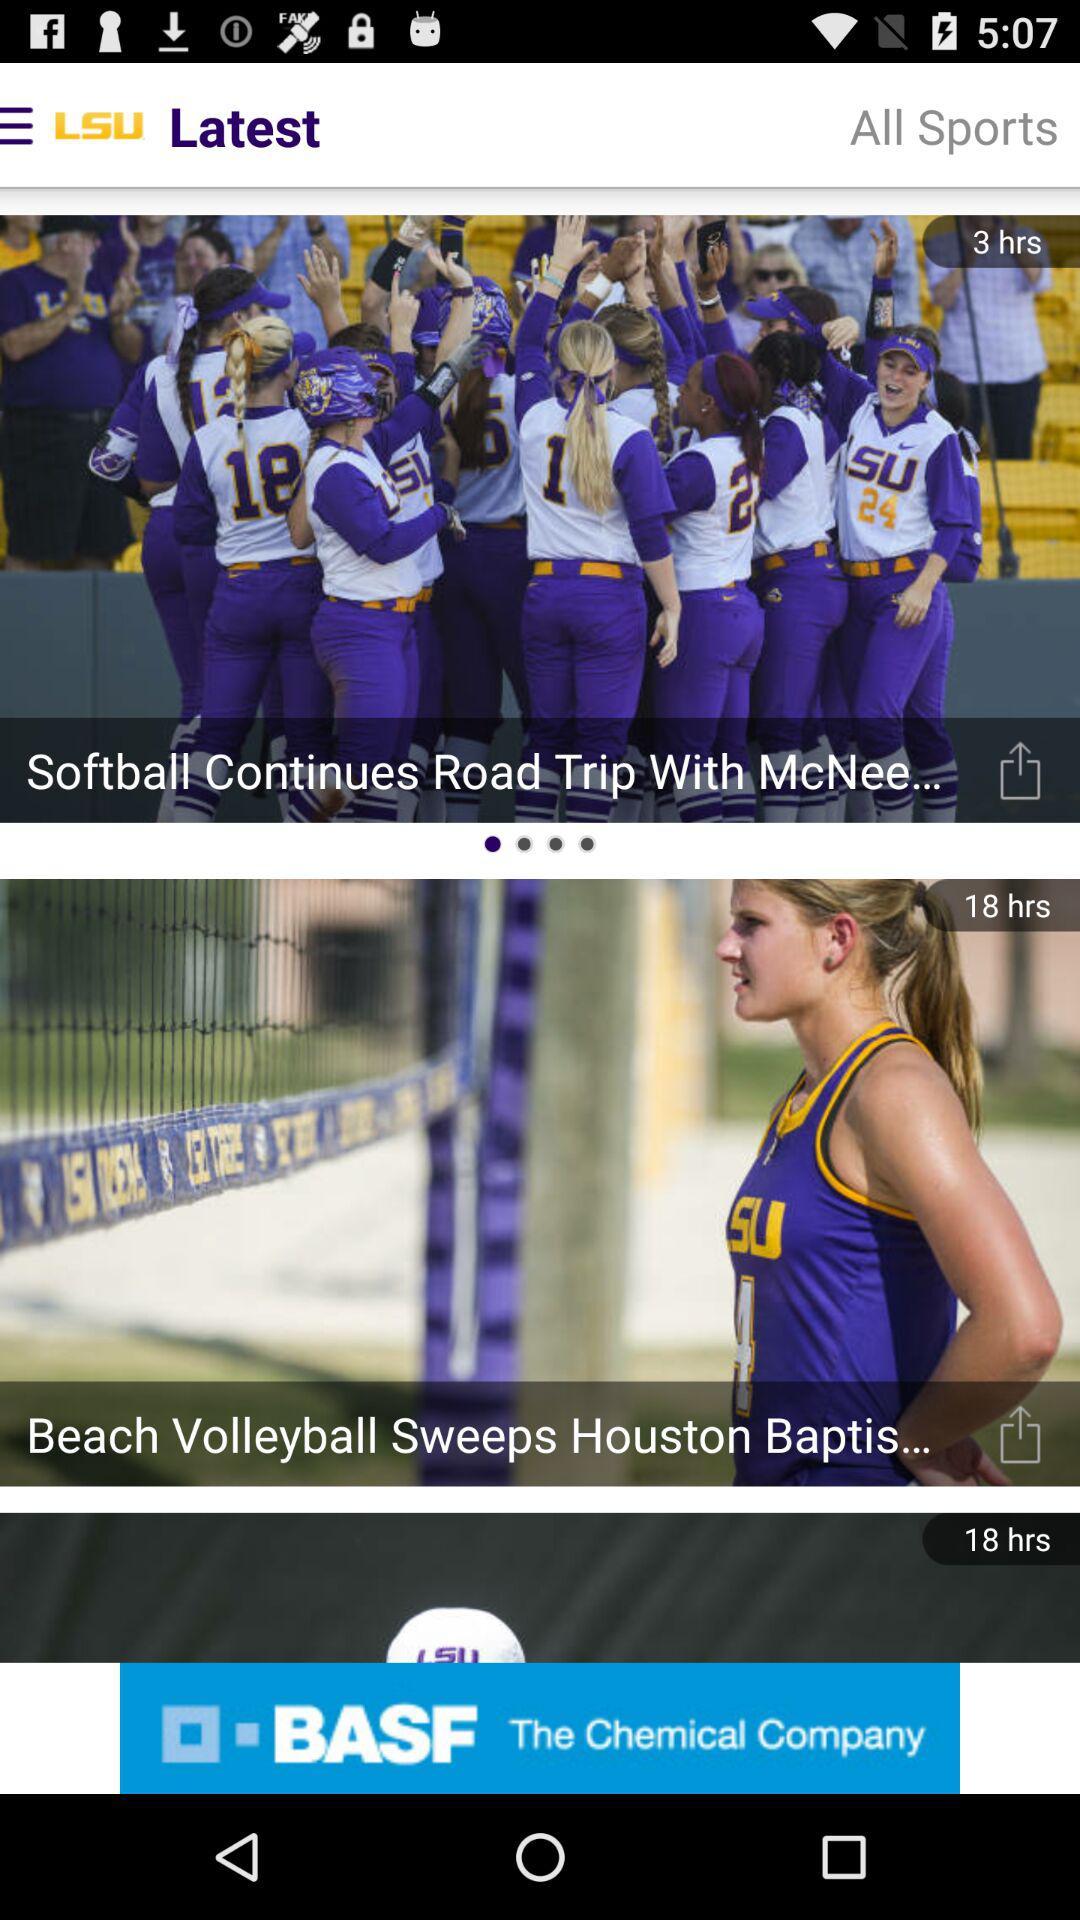  What do you see at coordinates (1020, 769) in the screenshot?
I see `share the article` at bounding box center [1020, 769].